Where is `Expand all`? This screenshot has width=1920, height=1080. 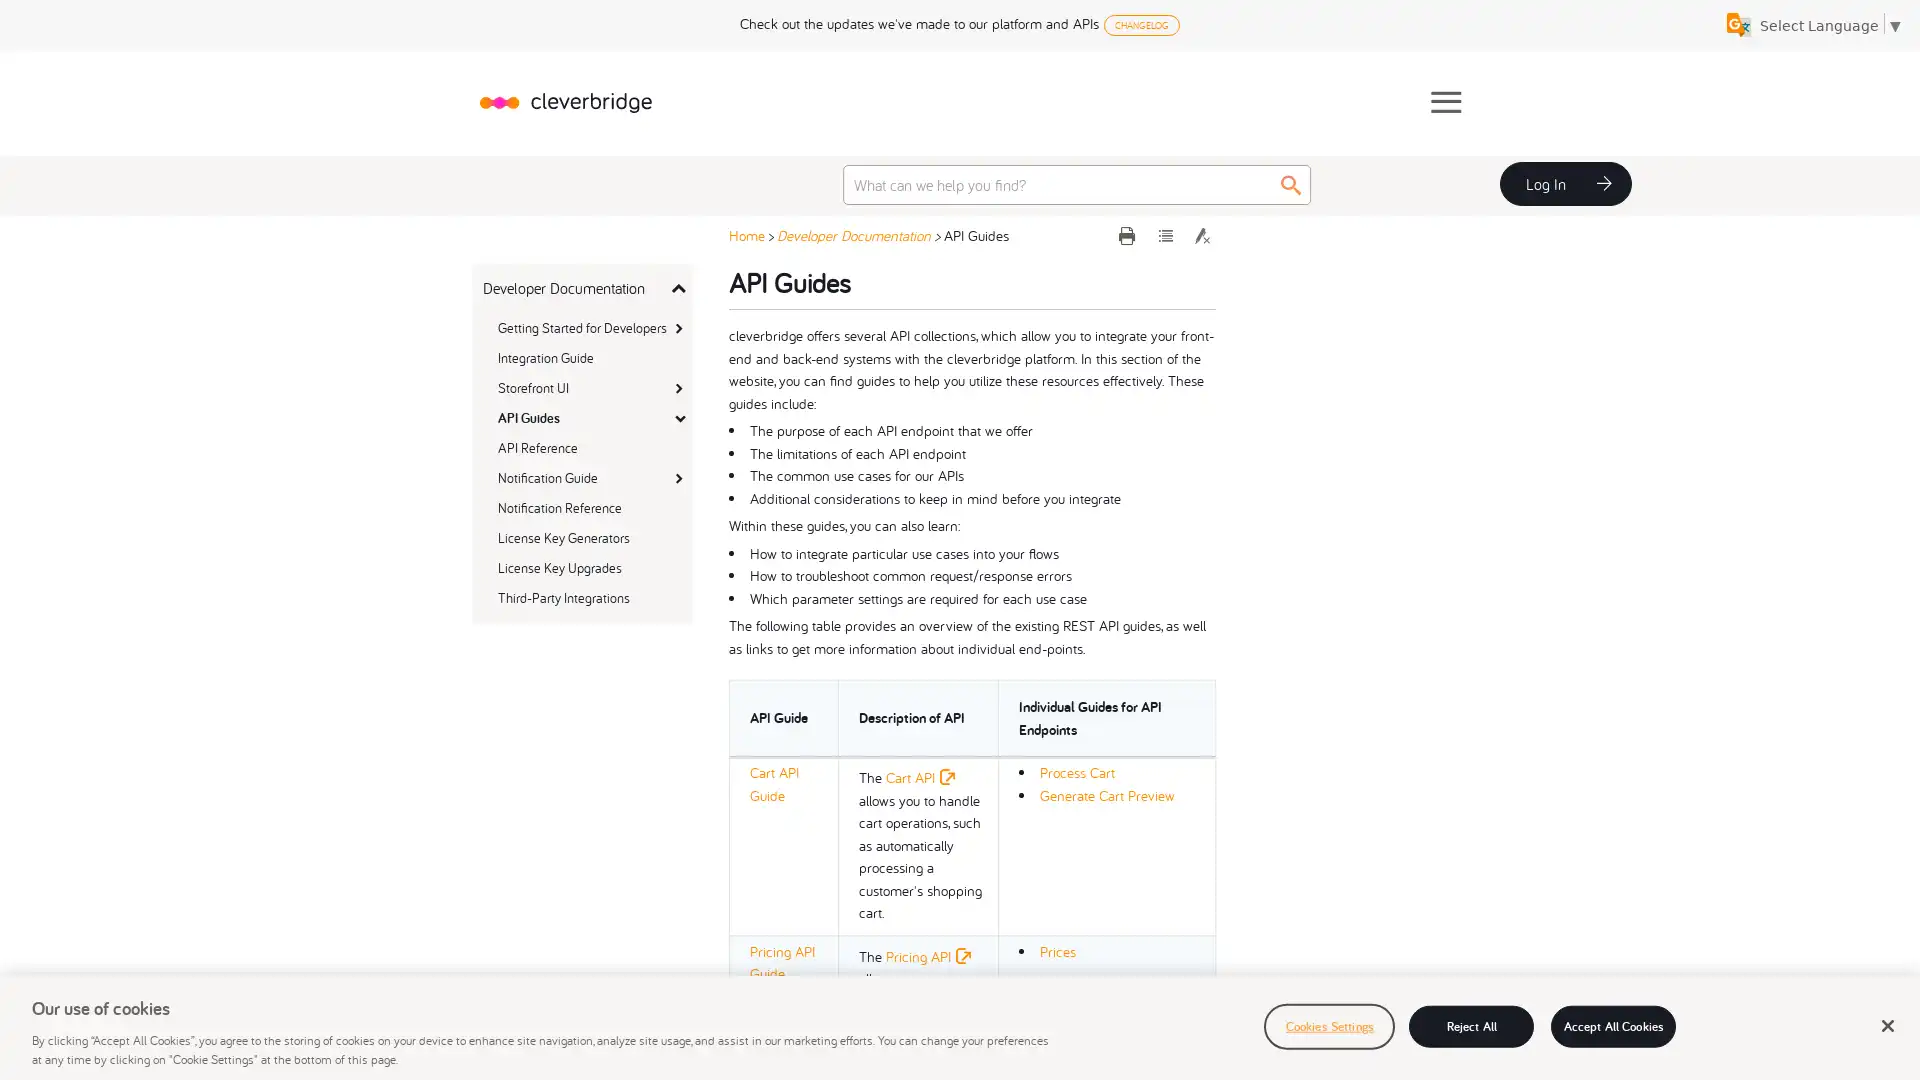
Expand all is located at coordinates (1166, 234).